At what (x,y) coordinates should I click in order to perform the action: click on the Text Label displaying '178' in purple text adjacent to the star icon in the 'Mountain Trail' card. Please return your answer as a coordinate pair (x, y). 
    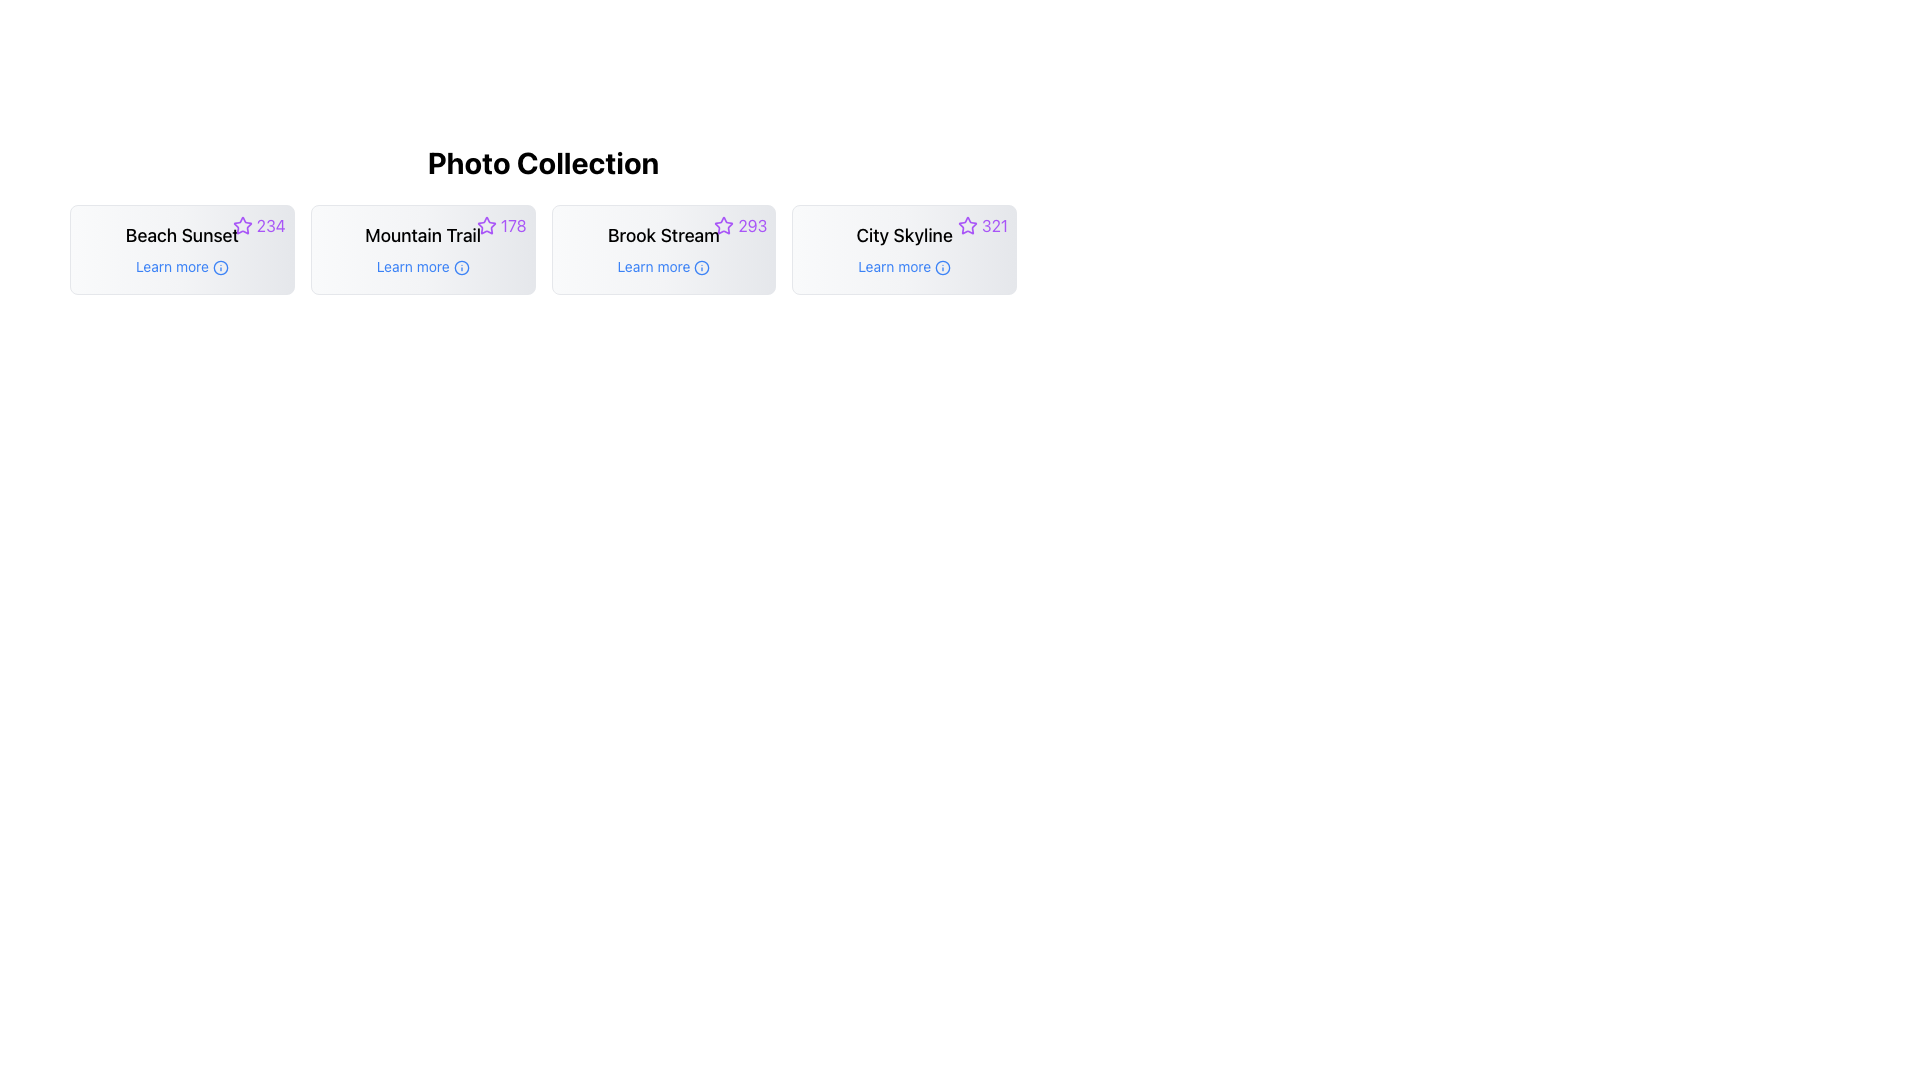
    Looking at the image, I should click on (513, 225).